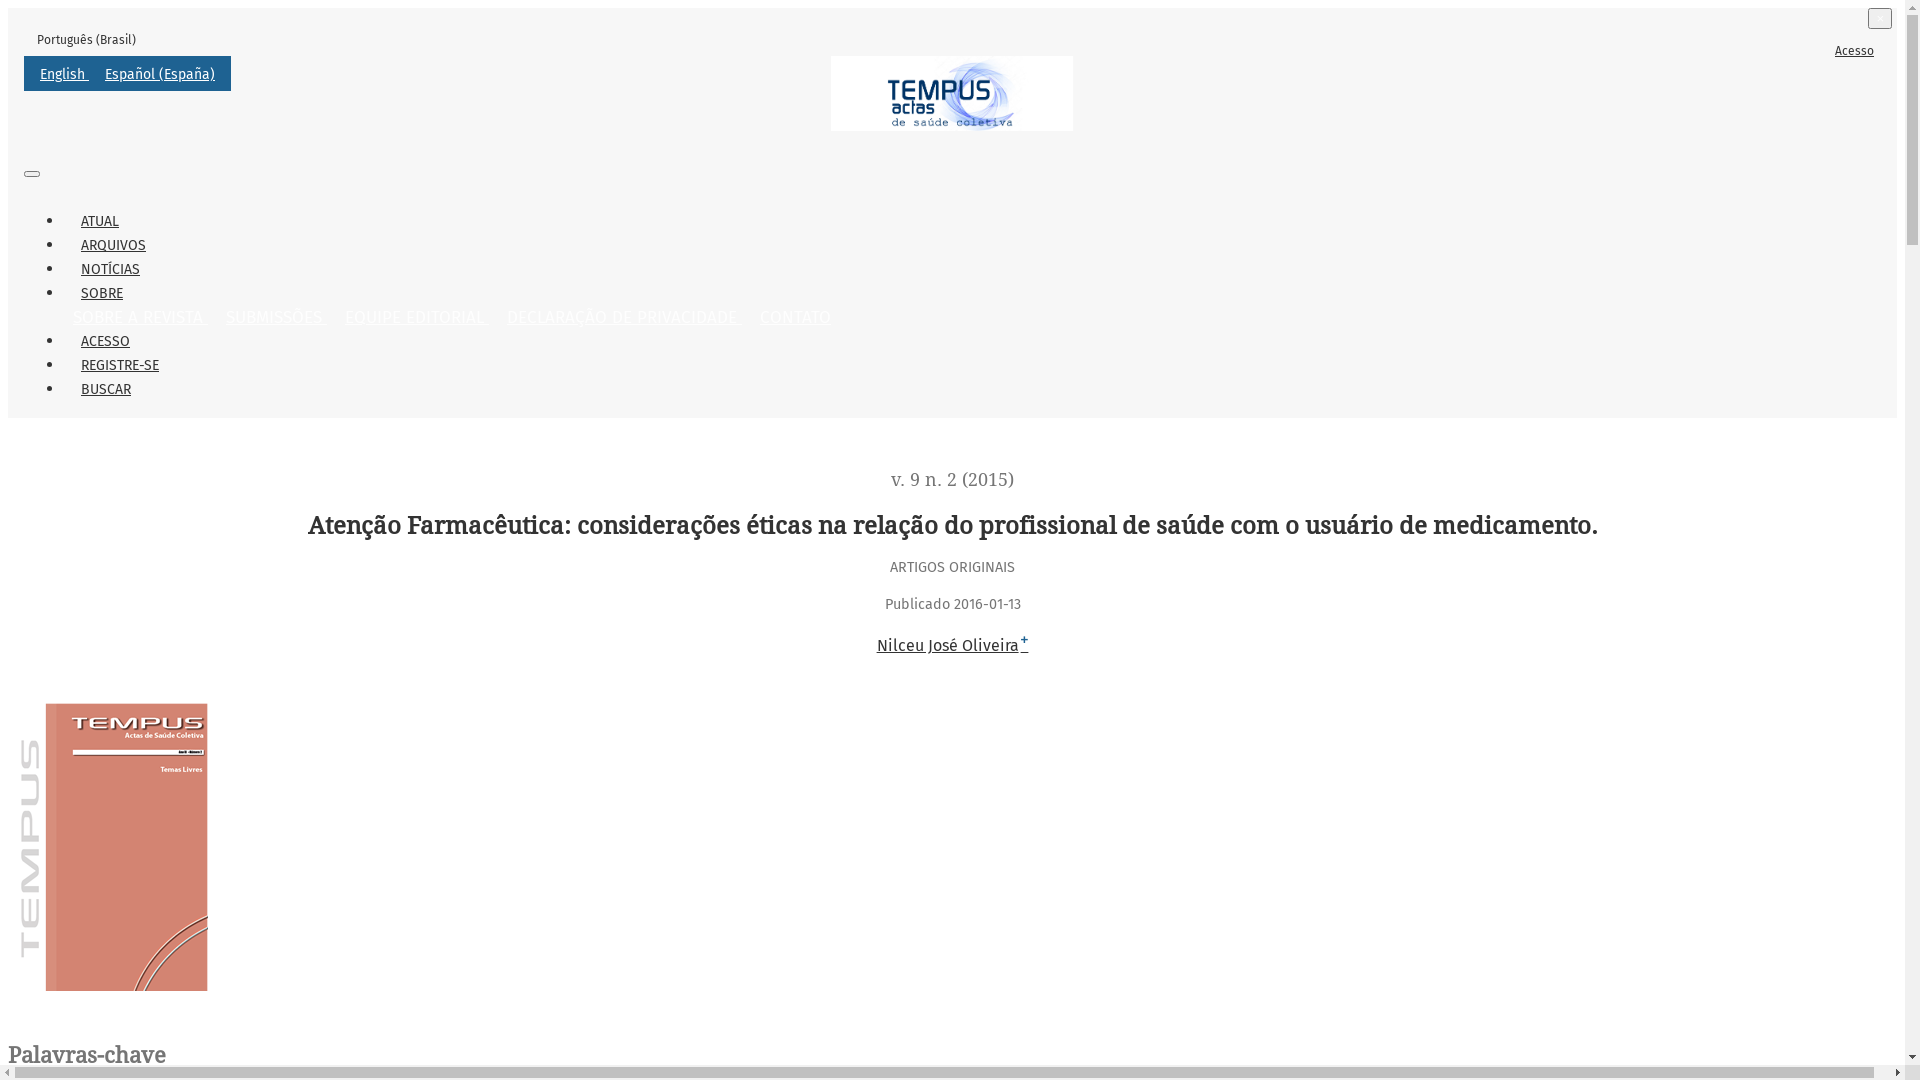 This screenshot has width=1920, height=1080. I want to click on 'CONTATO', so click(794, 316).